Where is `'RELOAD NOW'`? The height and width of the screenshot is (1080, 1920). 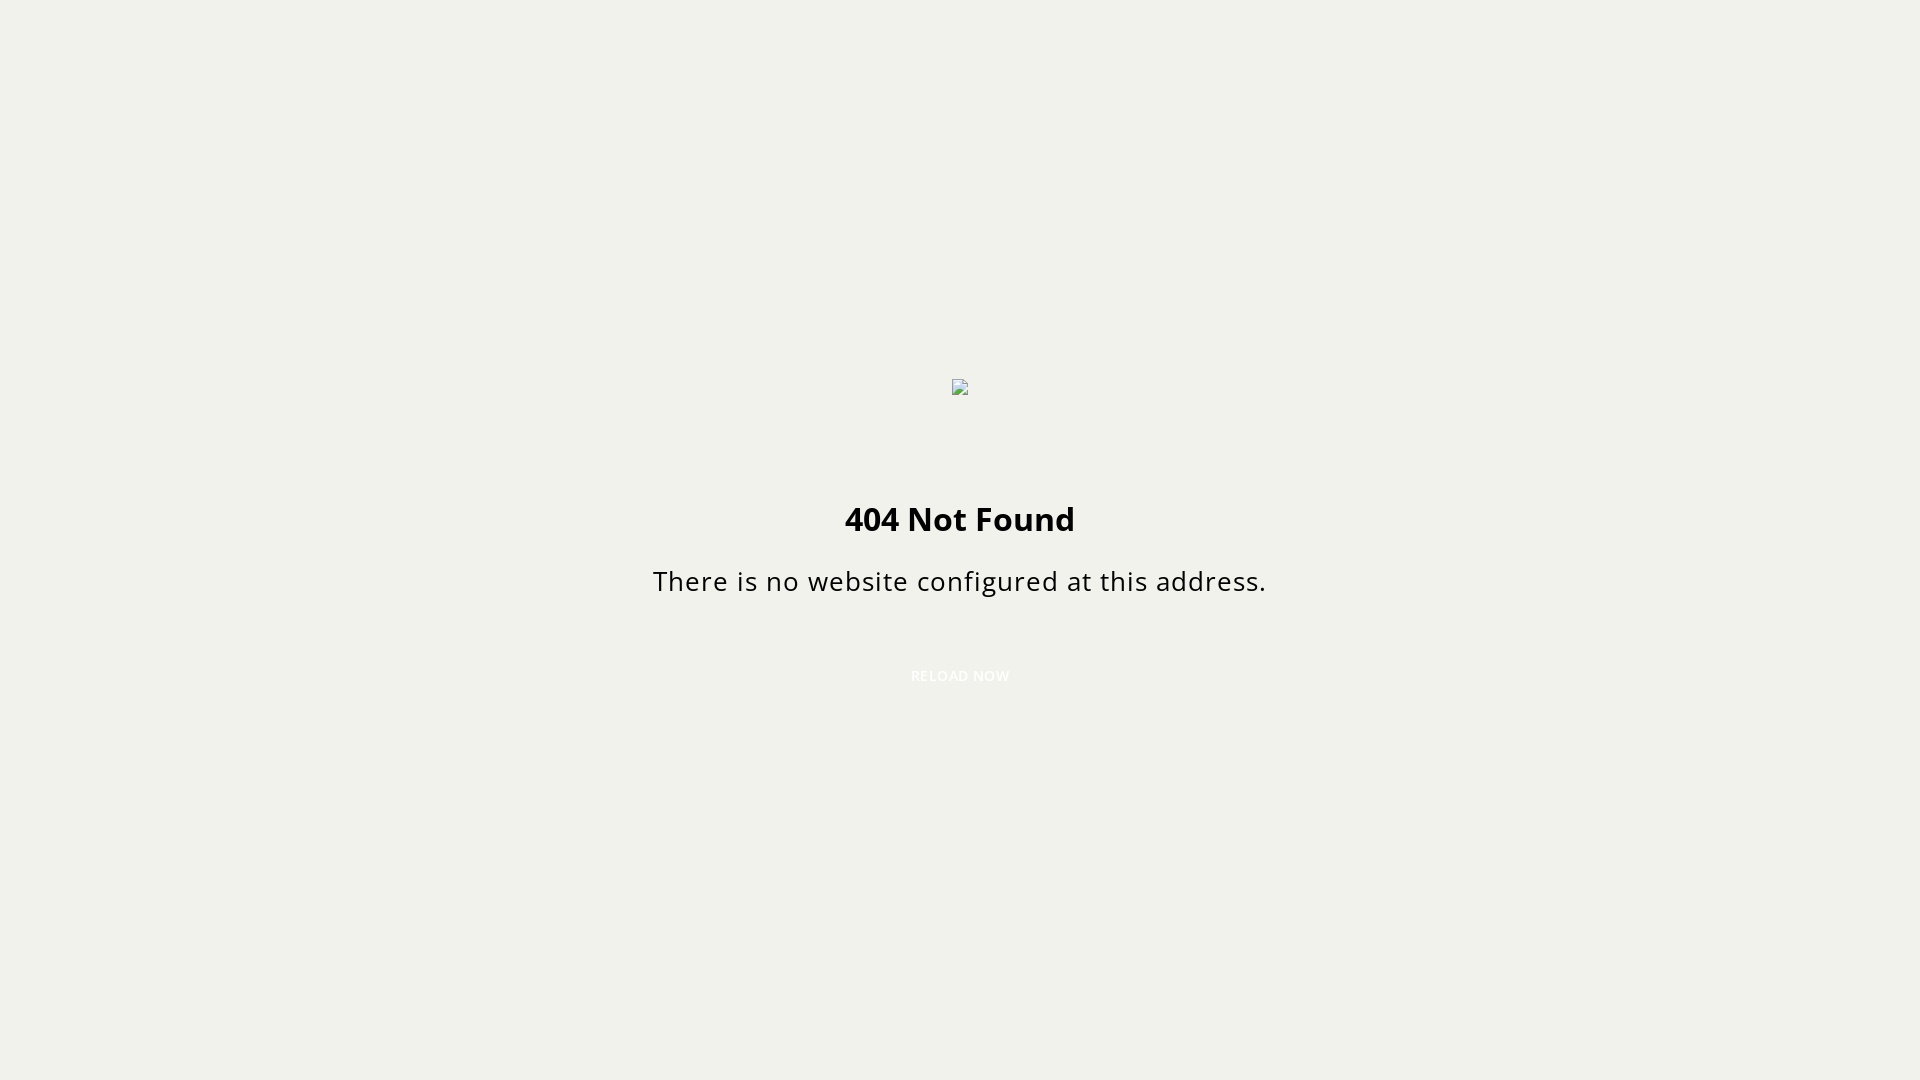 'RELOAD NOW' is located at coordinates (960, 675).